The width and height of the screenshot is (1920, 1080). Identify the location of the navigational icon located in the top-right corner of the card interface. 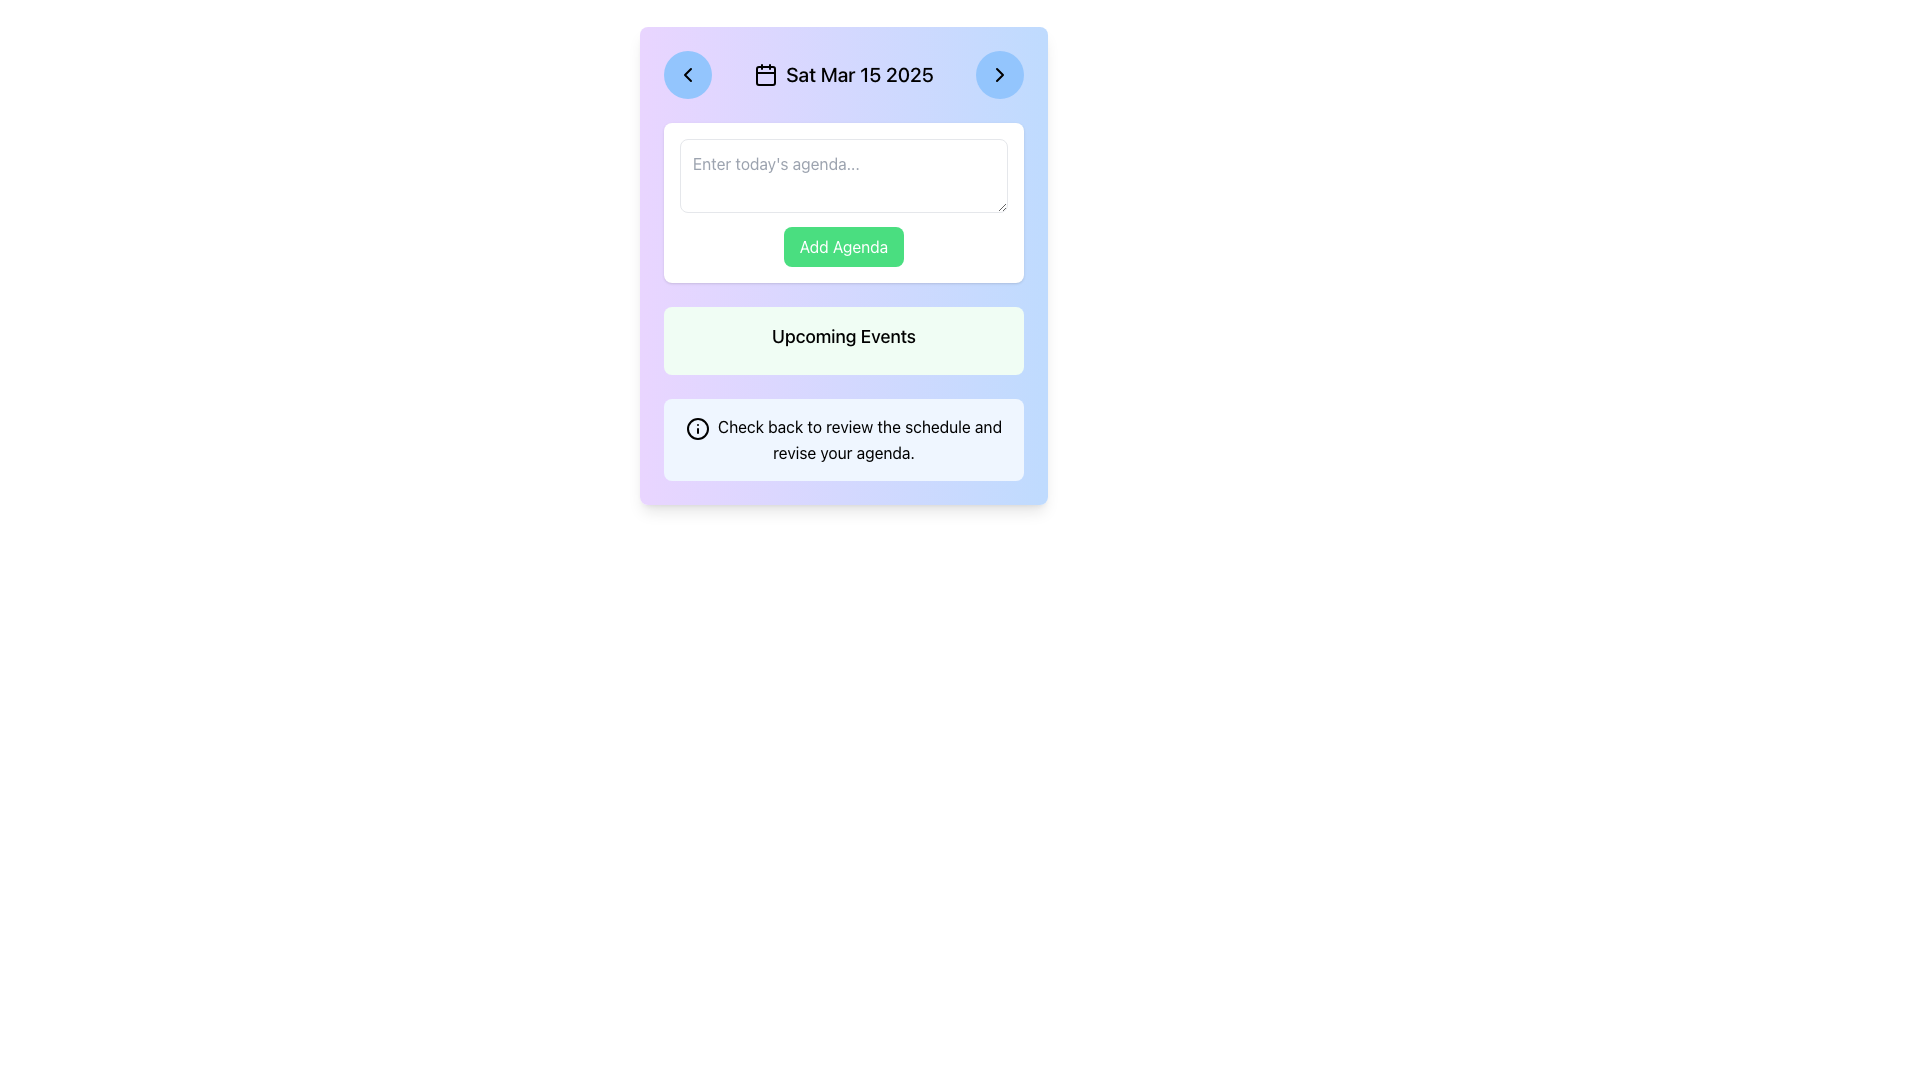
(999, 73).